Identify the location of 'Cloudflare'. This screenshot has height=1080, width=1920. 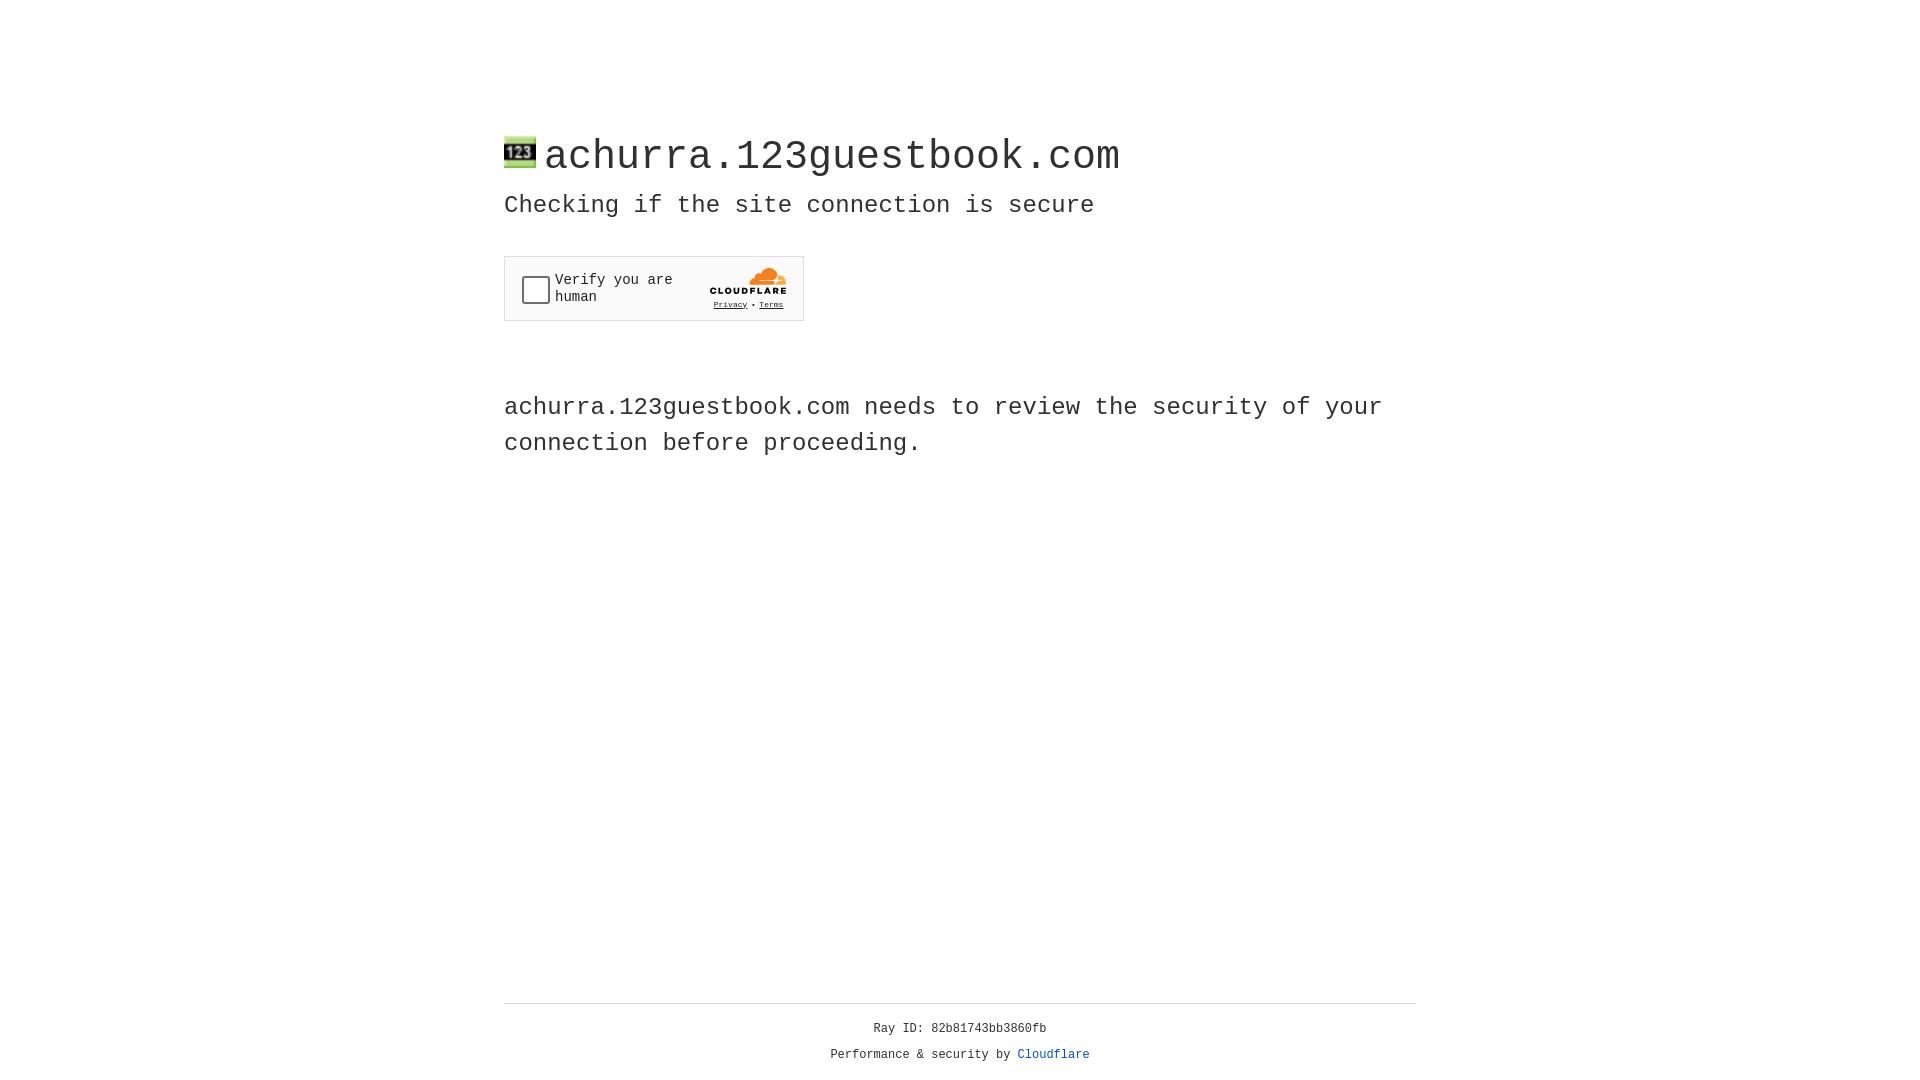
(1053, 1054).